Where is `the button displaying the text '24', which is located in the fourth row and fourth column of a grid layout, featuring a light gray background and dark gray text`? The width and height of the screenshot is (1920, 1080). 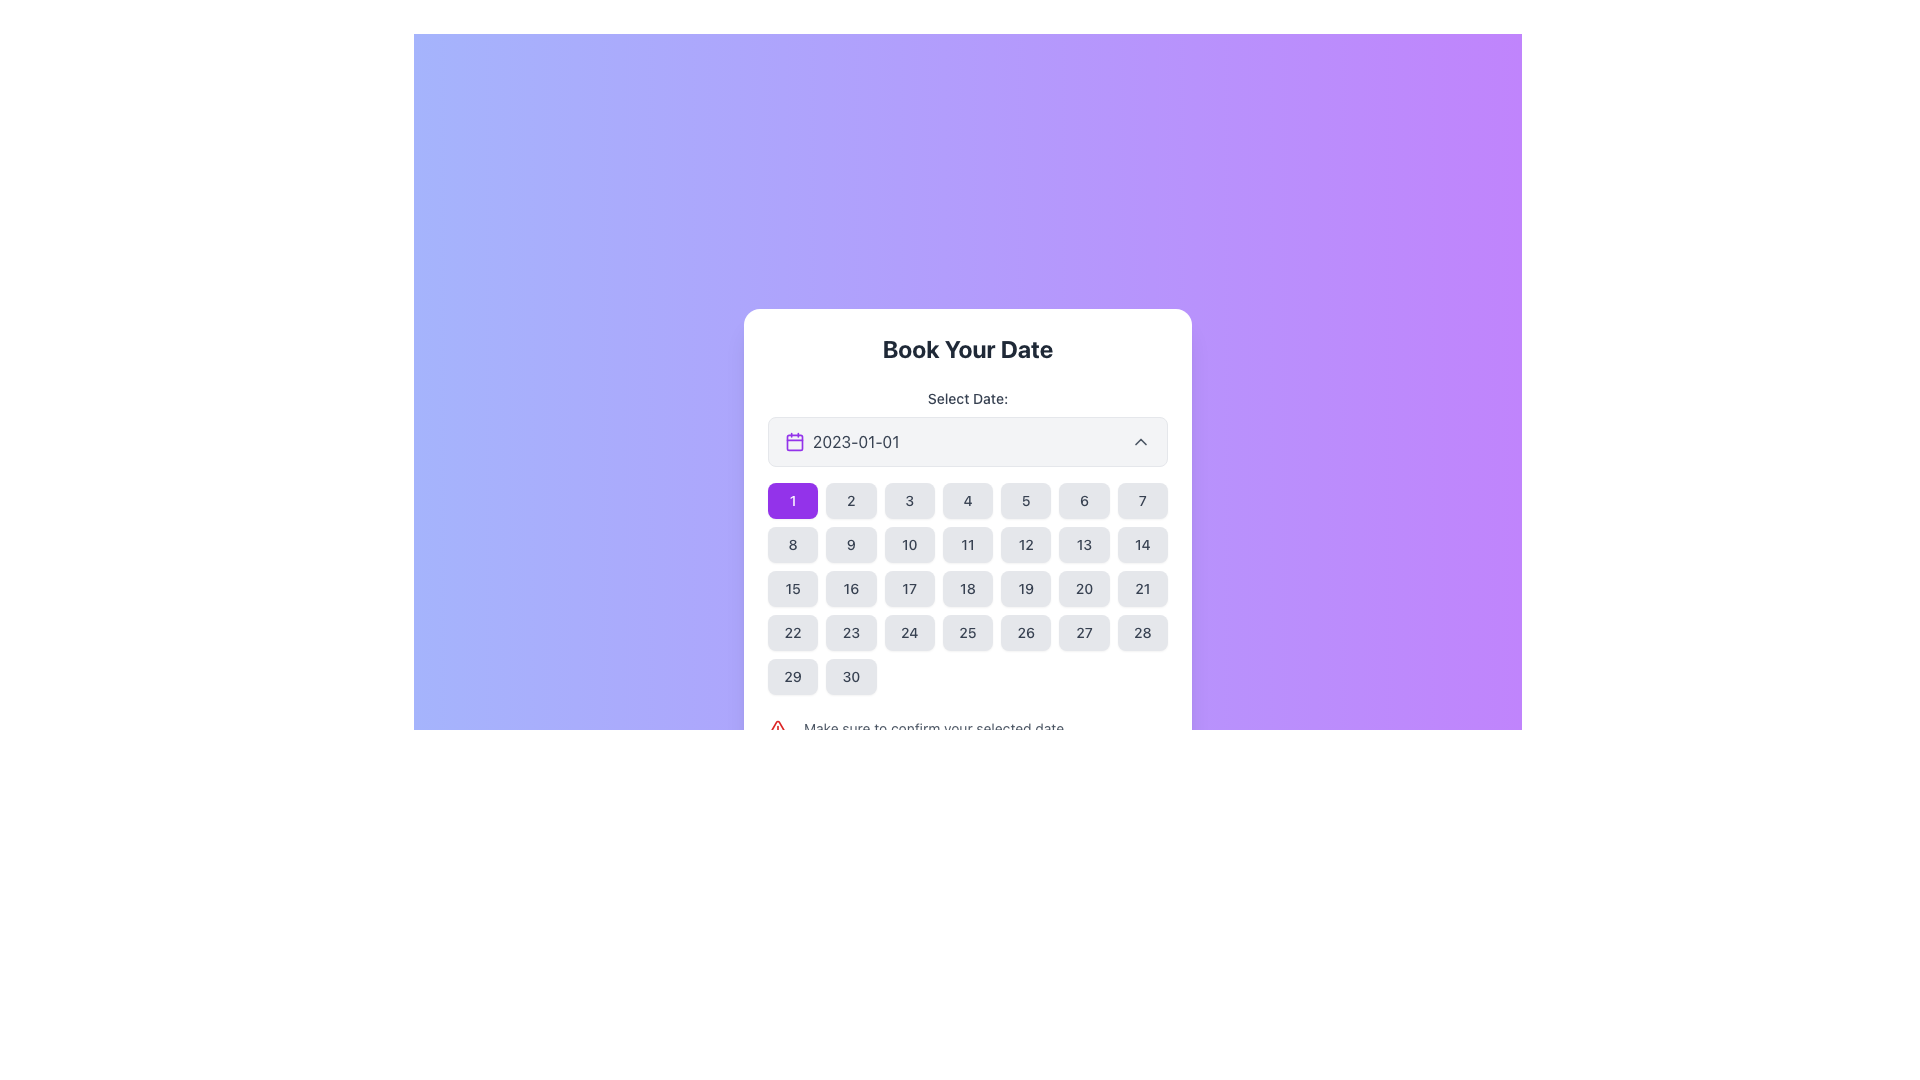 the button displaying the text '24', which is located in the fourth row and fourth column of a grid layout, featuring a light gray background and dark gray text is located at coordinates (908, 632).